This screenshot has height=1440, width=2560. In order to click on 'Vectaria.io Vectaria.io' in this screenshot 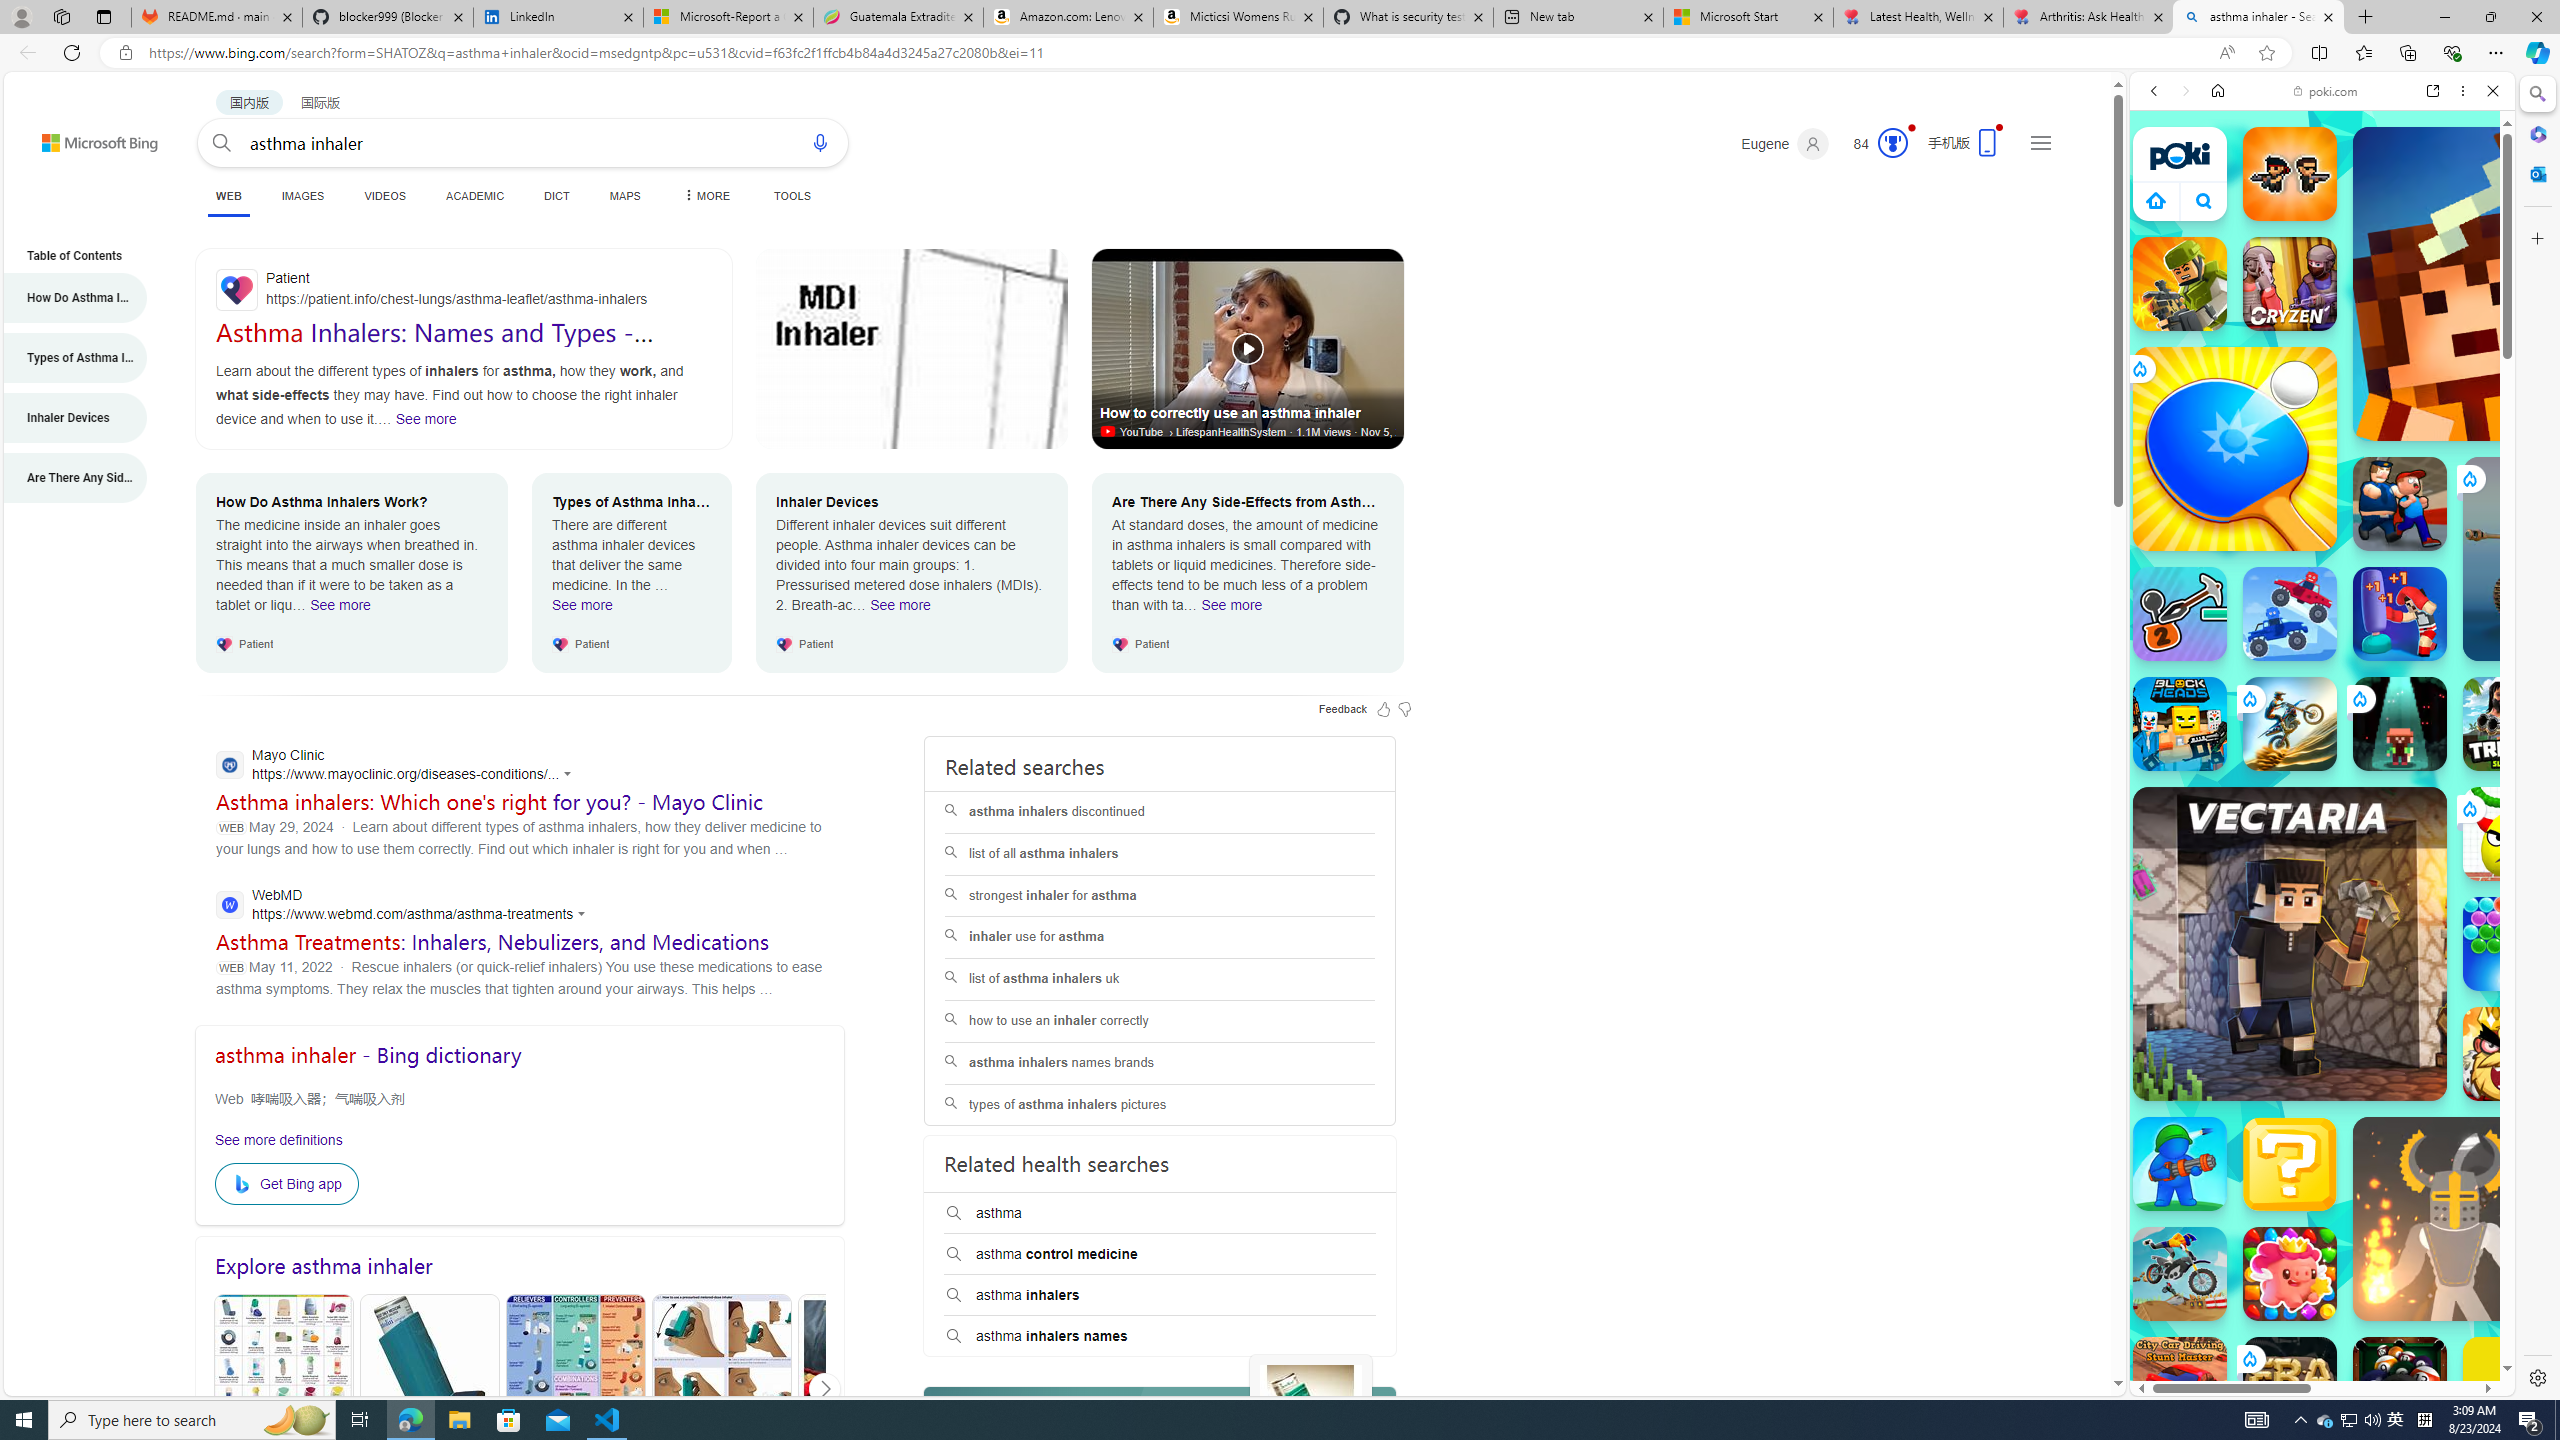, I will do `click(2288, 943)`.